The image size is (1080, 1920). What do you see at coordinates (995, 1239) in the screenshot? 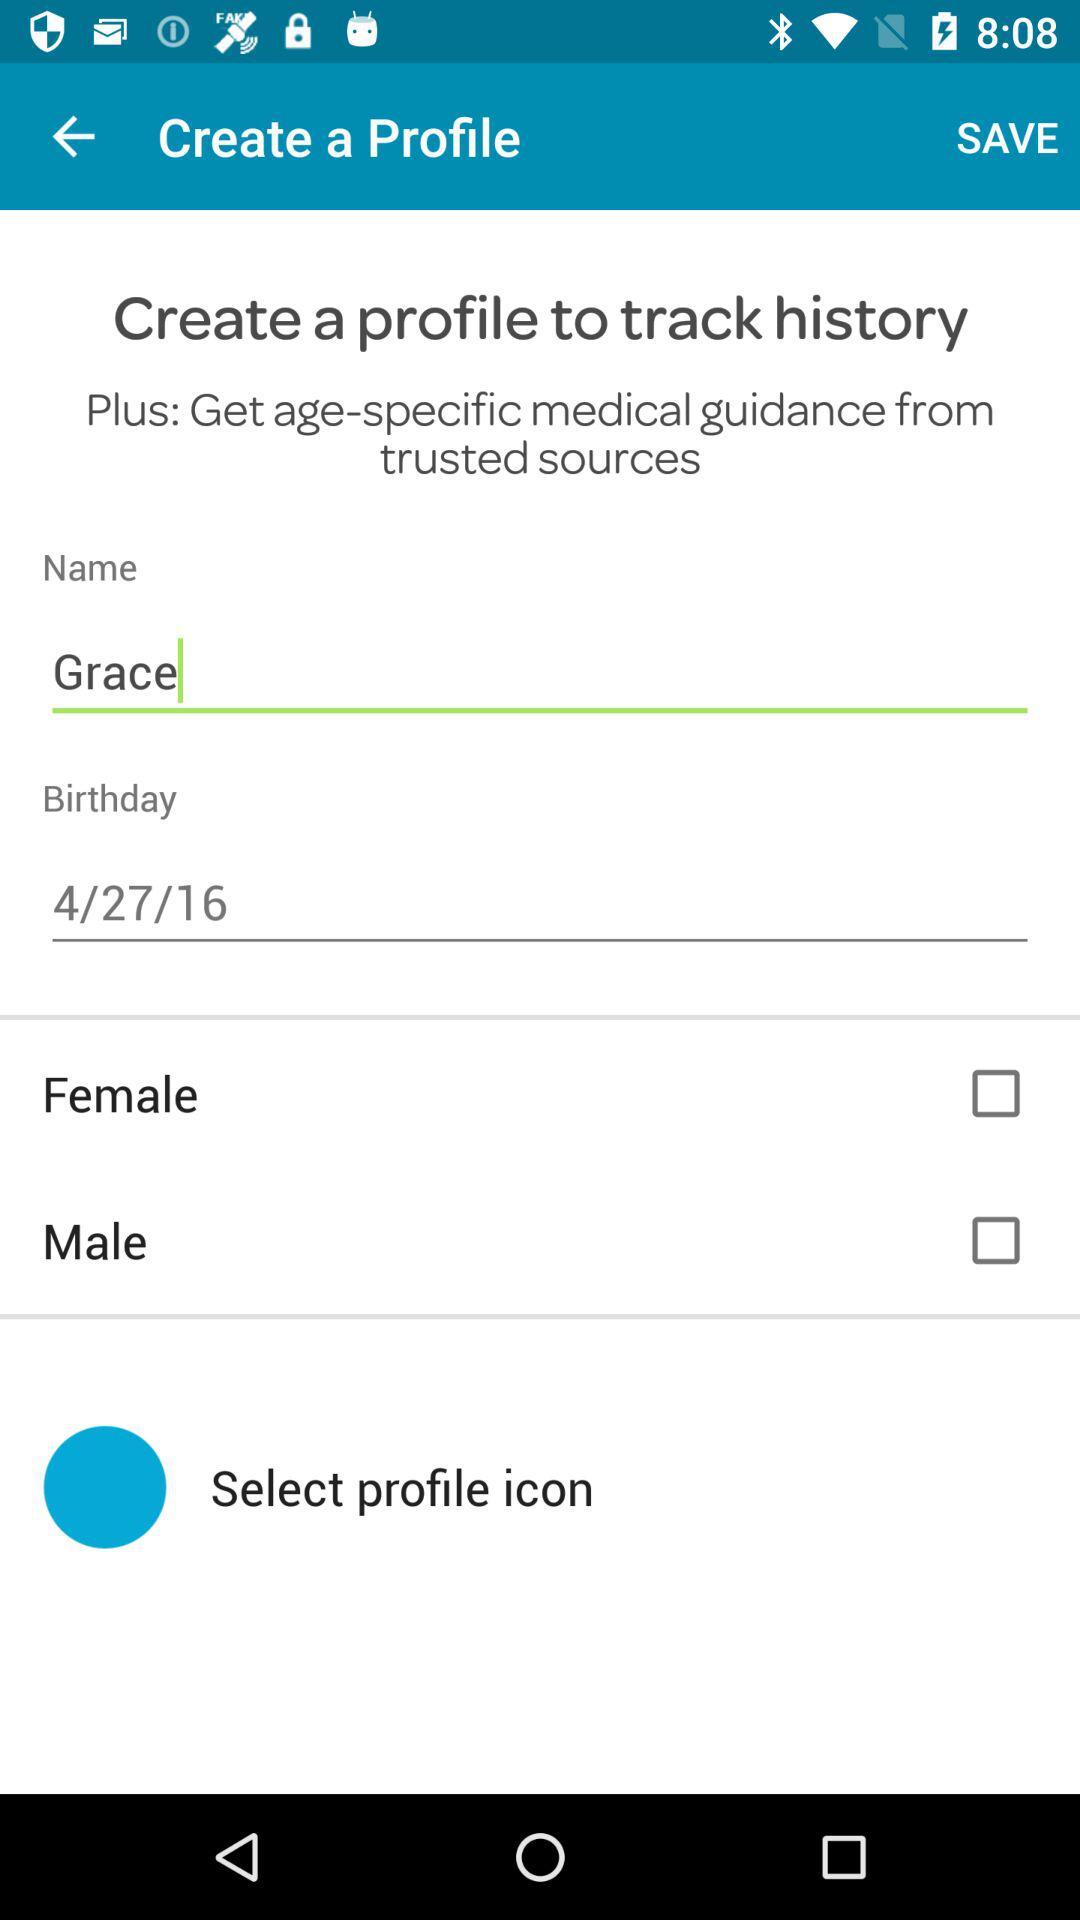
I see `male option` at bounding box center [995, 1239].